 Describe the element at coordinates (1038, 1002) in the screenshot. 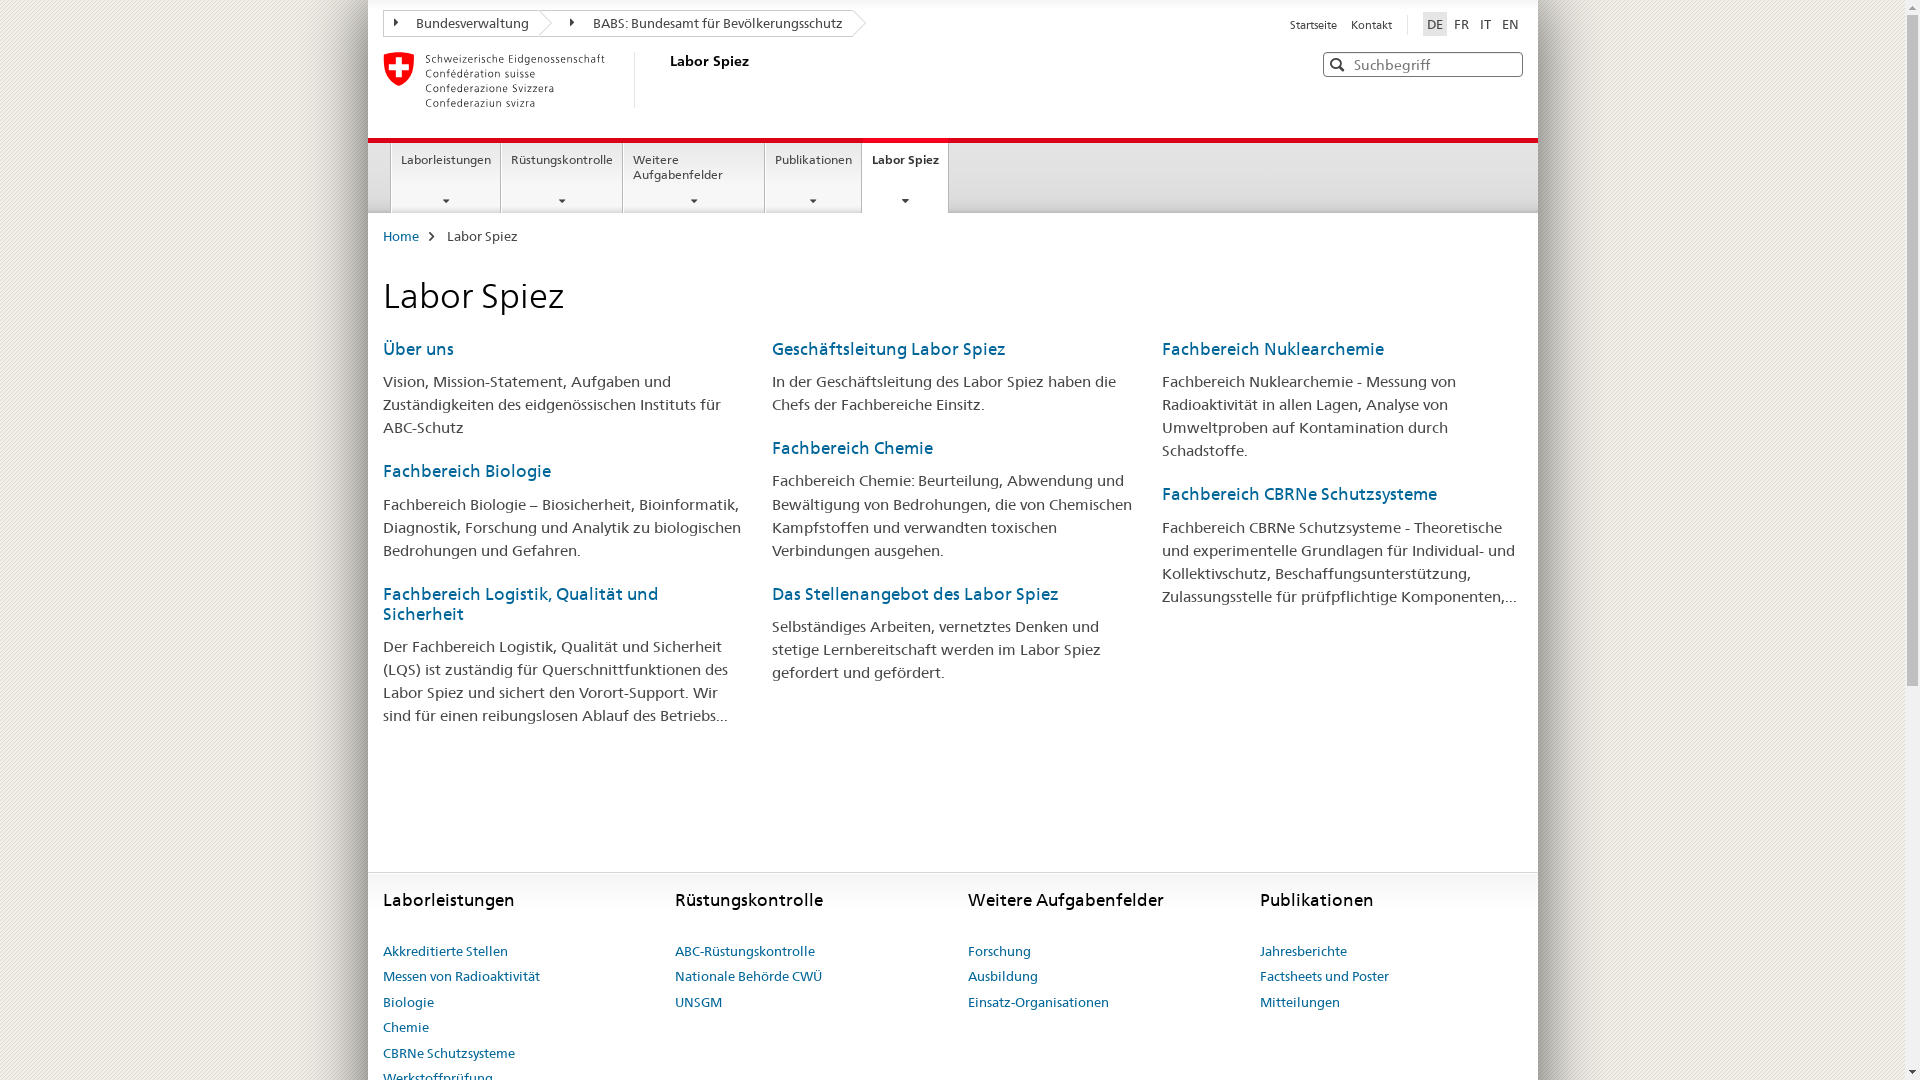

I see `'Einsatz-Organisationen'` at that location.